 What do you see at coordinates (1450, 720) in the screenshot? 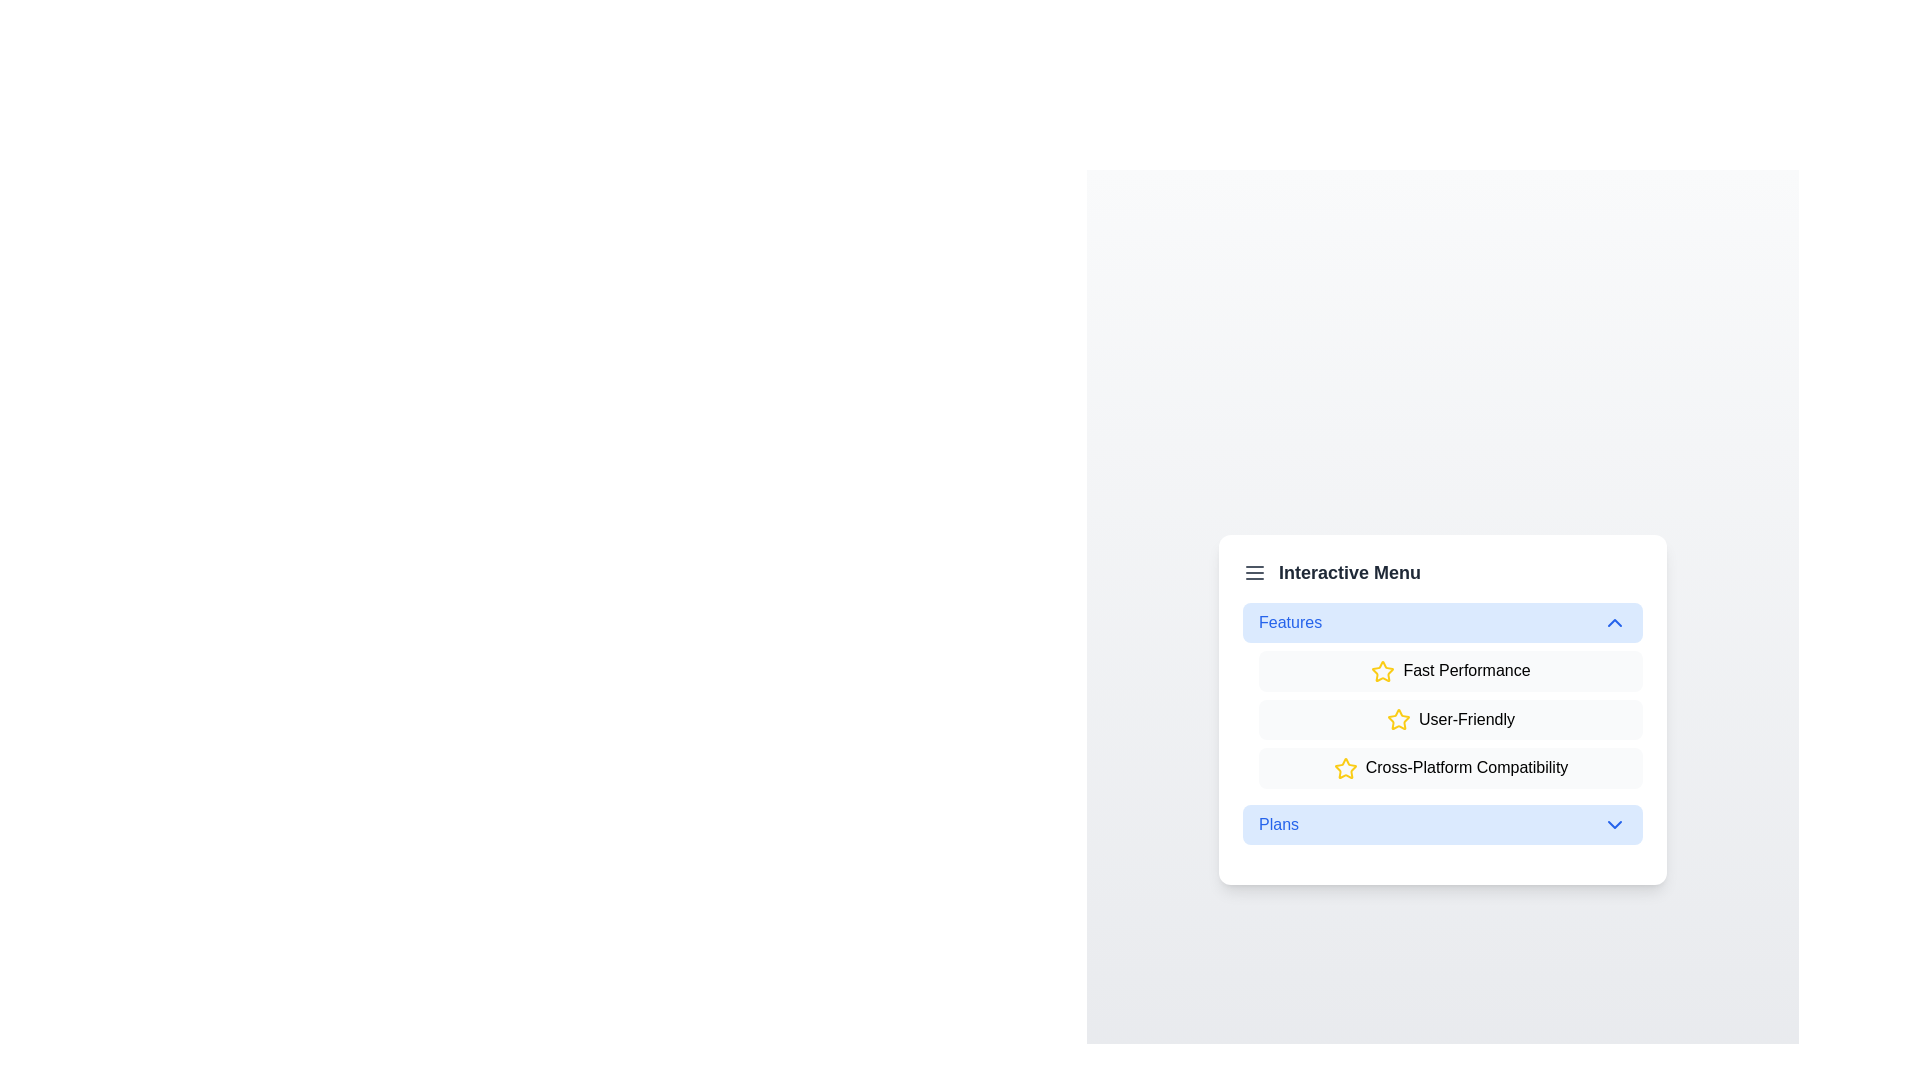
I see `the list item 'User-Friendly' under the 'Features' section` at bounding box center [1450, 720].